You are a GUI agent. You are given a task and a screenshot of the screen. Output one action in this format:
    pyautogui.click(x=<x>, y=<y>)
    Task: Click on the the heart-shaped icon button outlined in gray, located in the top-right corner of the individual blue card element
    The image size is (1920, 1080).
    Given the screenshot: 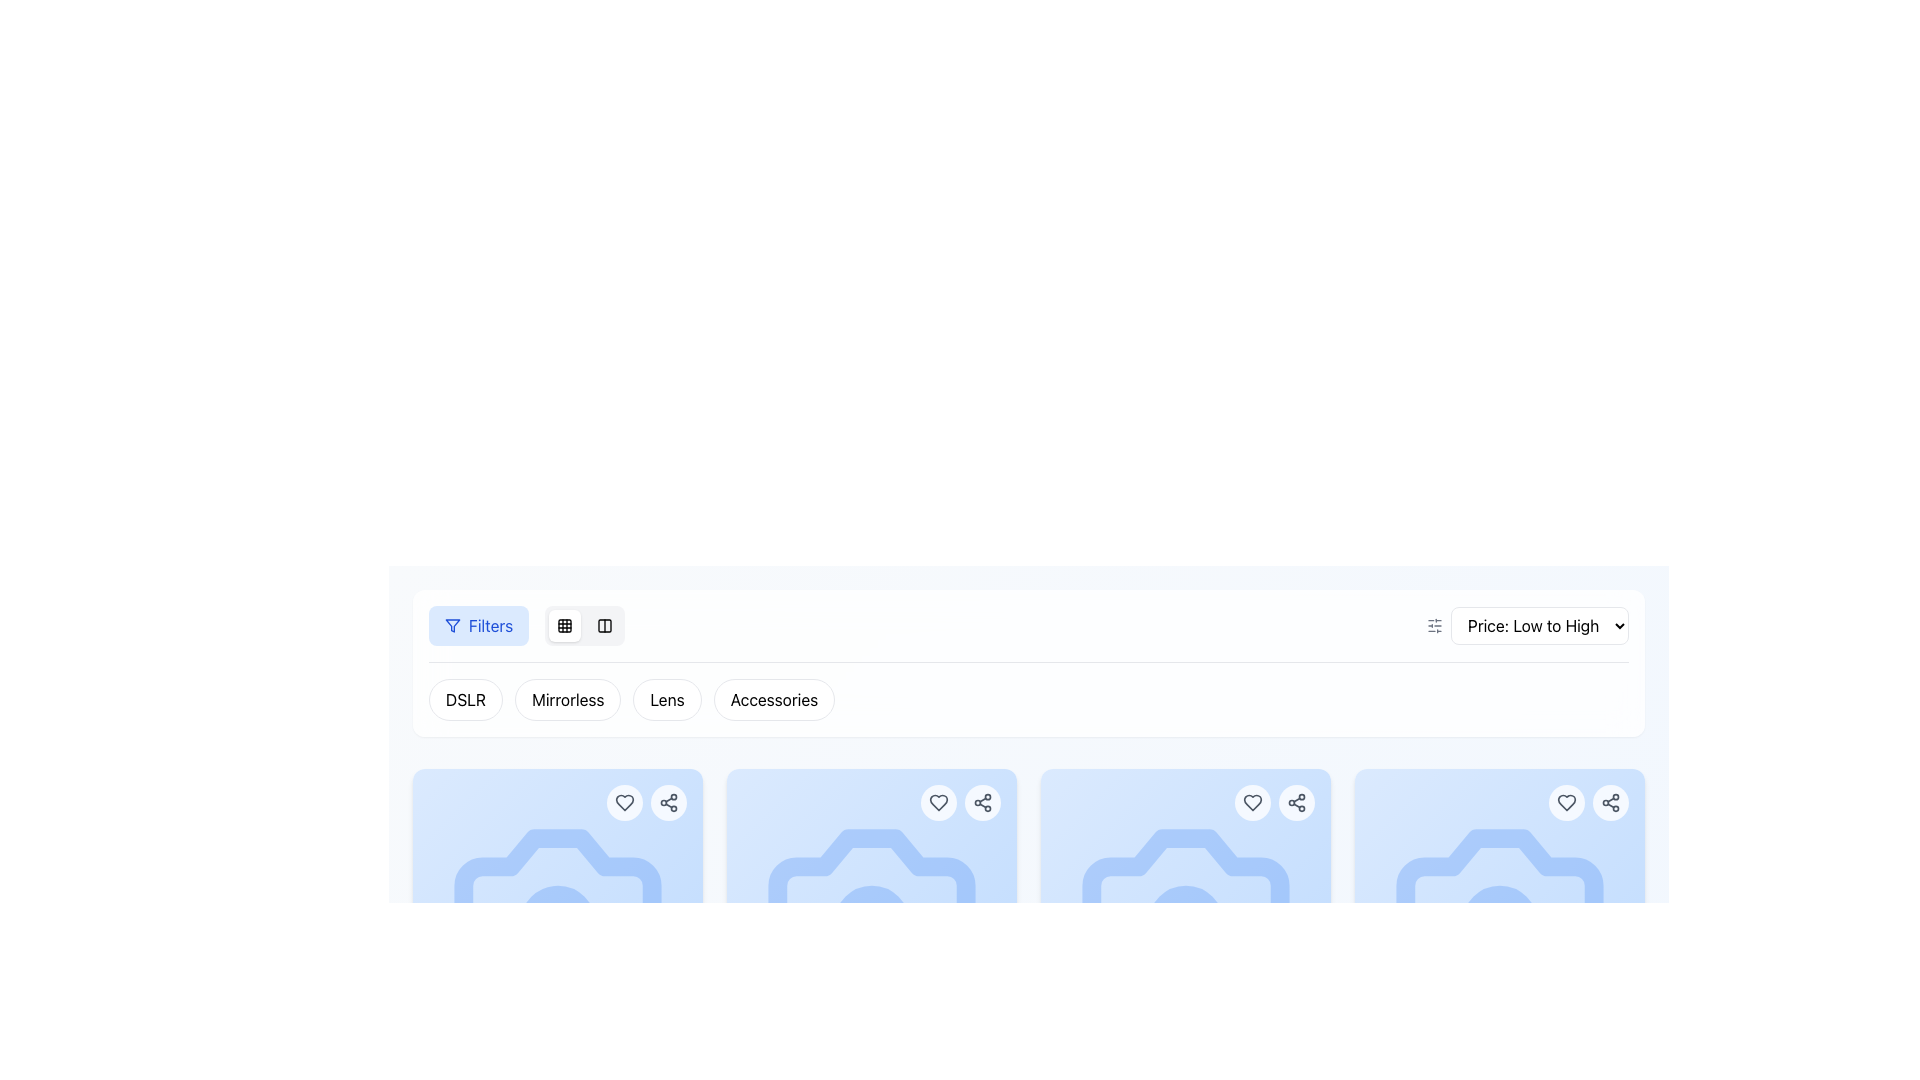 What is the action you would take?
    pyautogui.click(x=1565, y=801)
    